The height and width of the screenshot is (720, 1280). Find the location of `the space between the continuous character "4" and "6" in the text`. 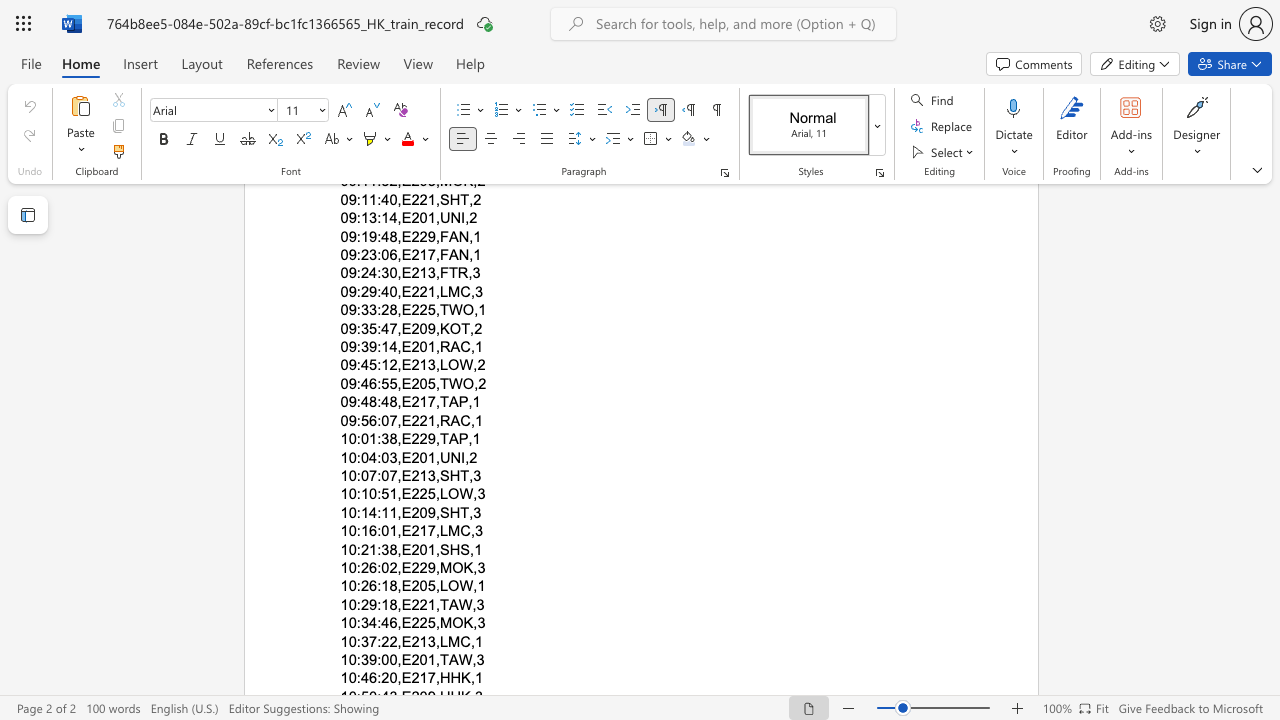

the space between the continuous character "4" and "6" in the text is located at coordinates (369, 677).